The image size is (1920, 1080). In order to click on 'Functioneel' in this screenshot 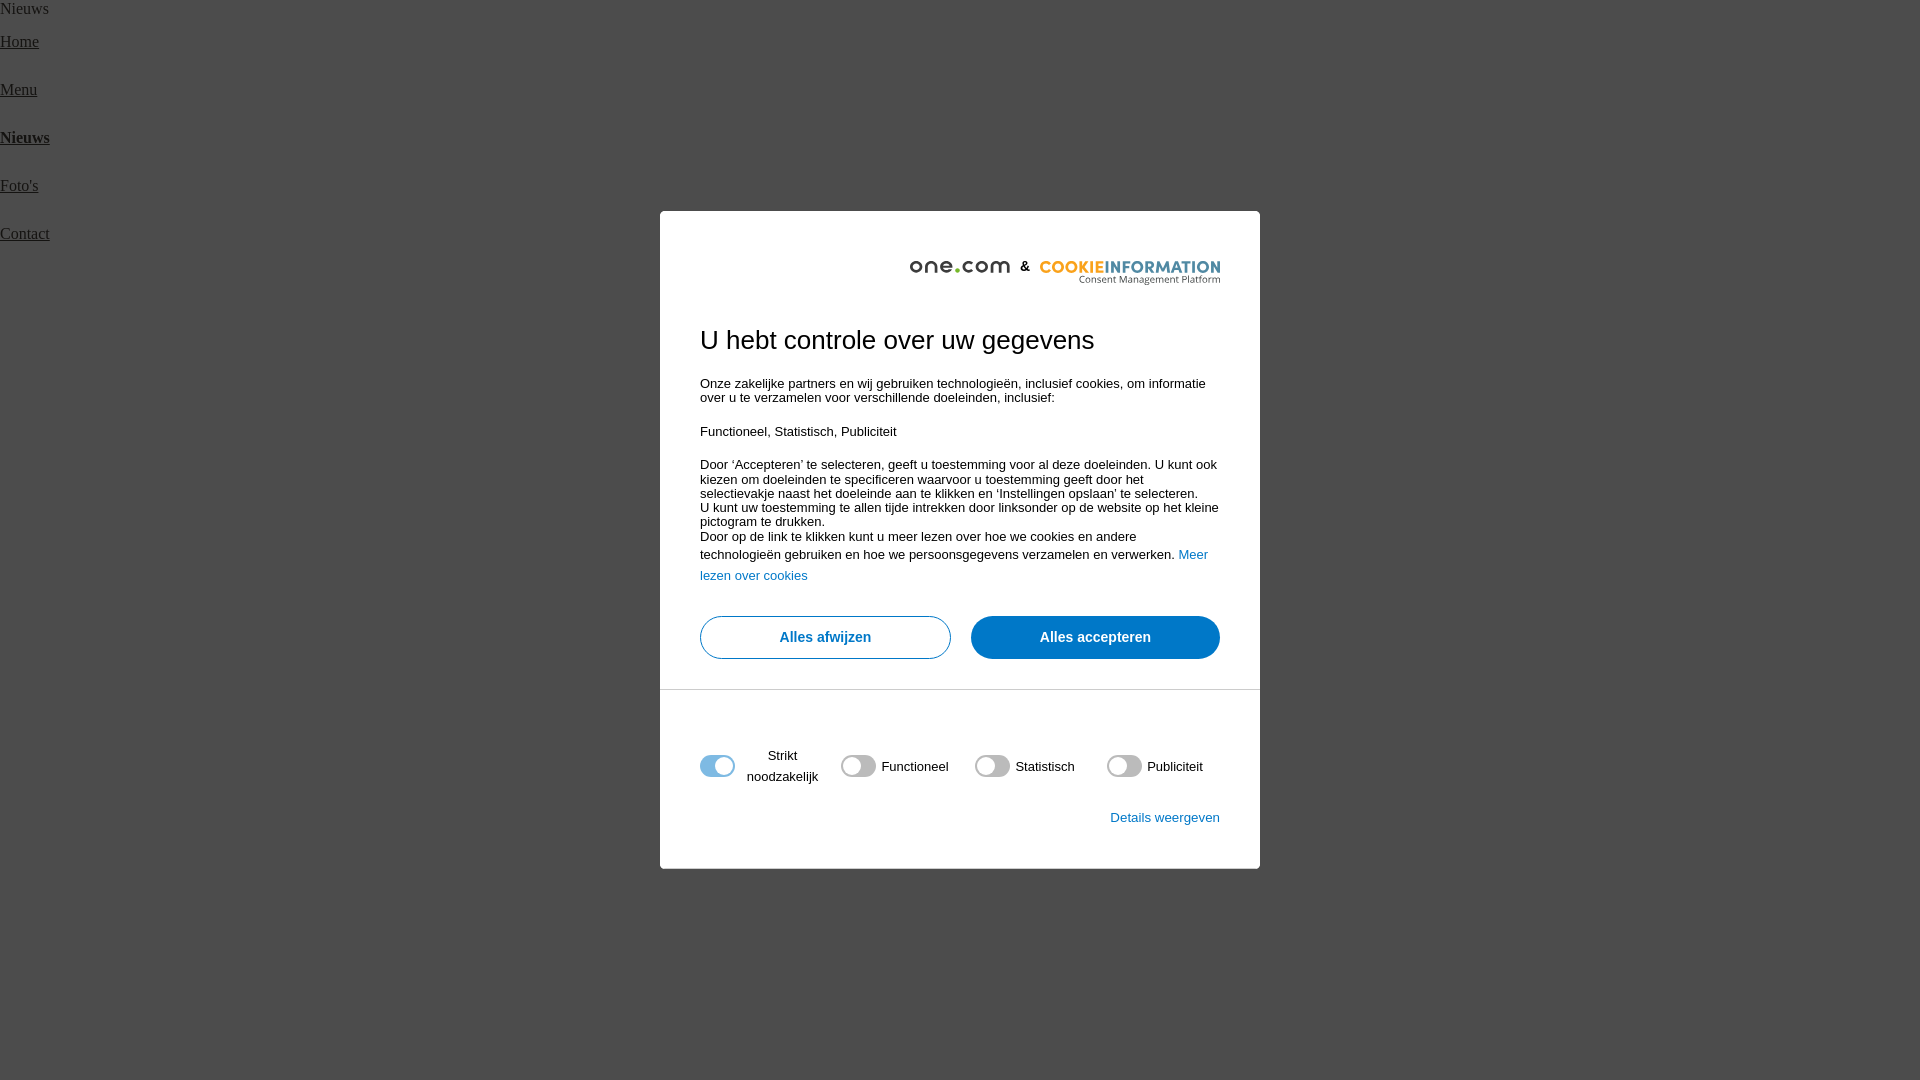, I will do `click(953, 1007)`.